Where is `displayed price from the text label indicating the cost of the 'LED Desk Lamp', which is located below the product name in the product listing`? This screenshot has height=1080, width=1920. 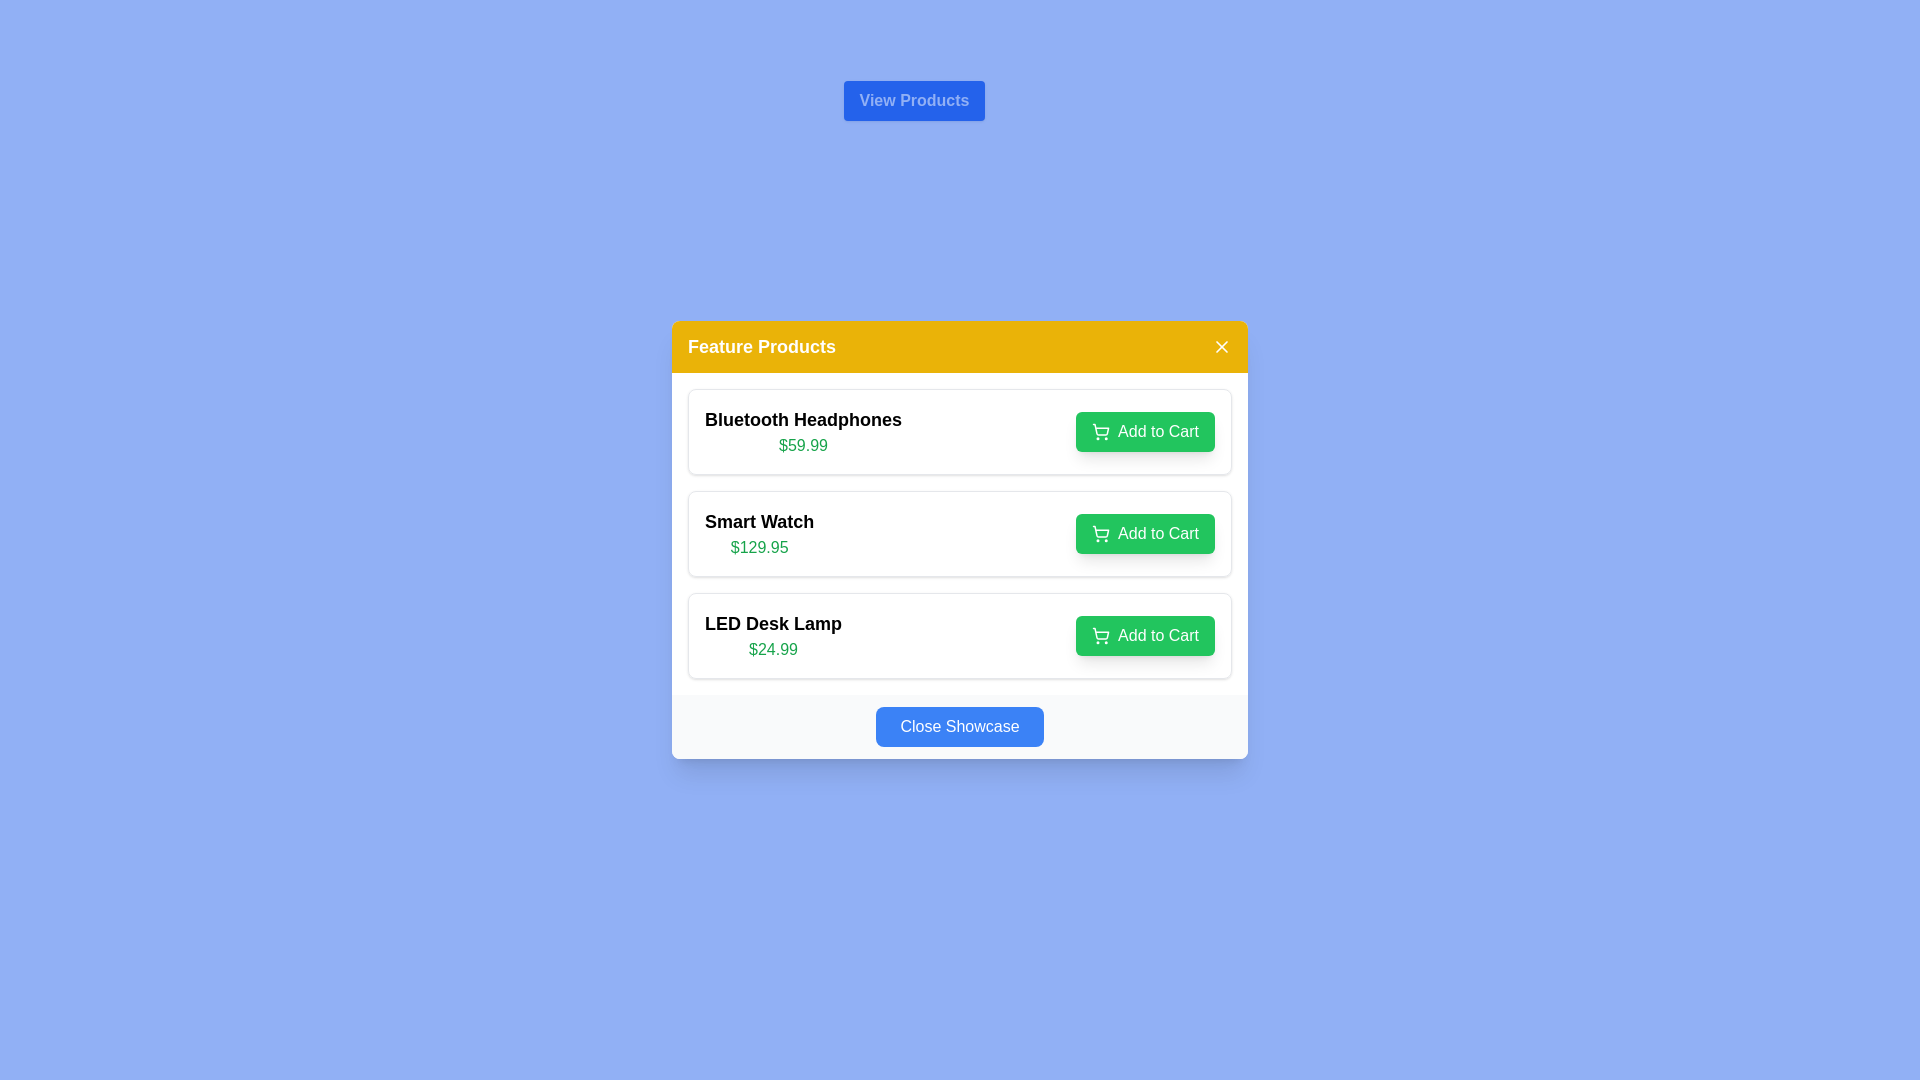
displayed price from the text label indicating the cost of the 'LED Desk Lamp', which is located below the product name in the product listing is located at coordinates (772, 650).